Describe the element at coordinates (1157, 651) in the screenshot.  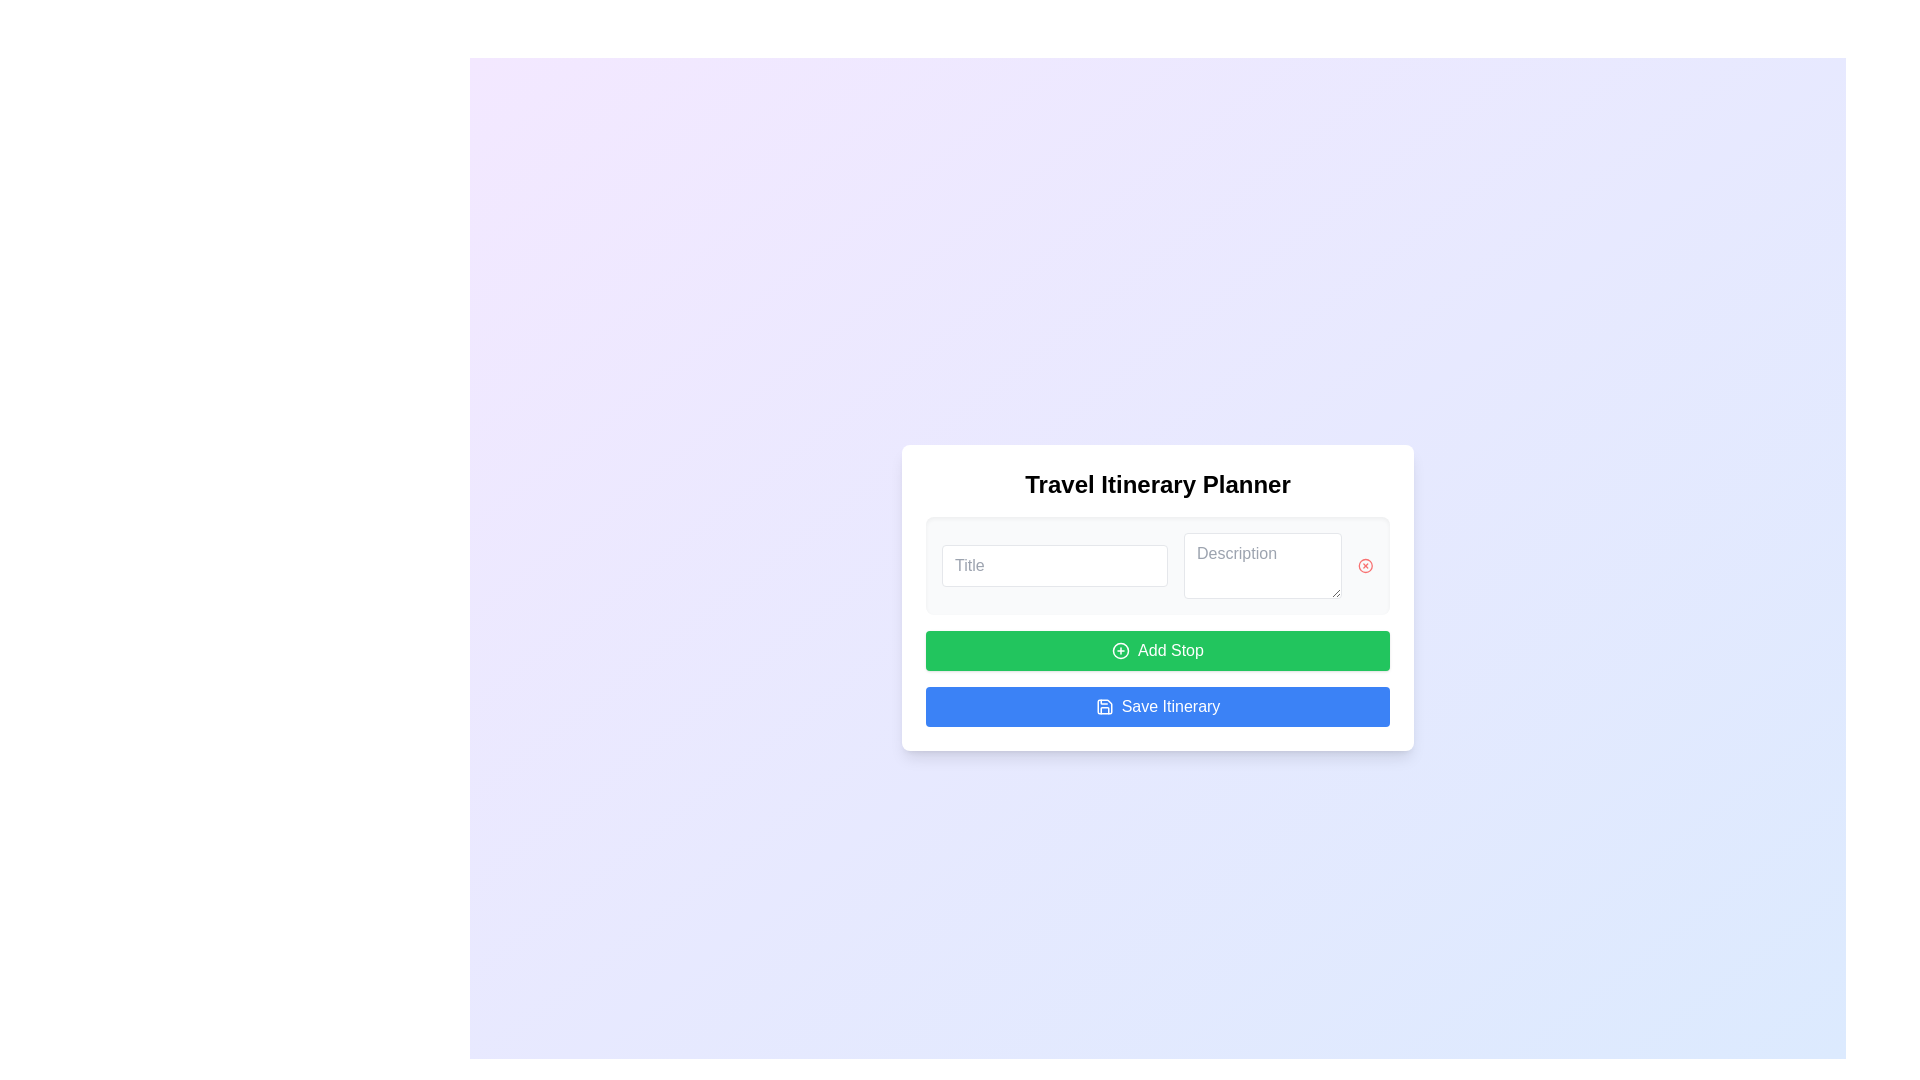
I see `the 'Add Stop' button, which has a green background, white text, and a plus-circle icon, located below the 'Title' and 'Description' input fields` at that location.